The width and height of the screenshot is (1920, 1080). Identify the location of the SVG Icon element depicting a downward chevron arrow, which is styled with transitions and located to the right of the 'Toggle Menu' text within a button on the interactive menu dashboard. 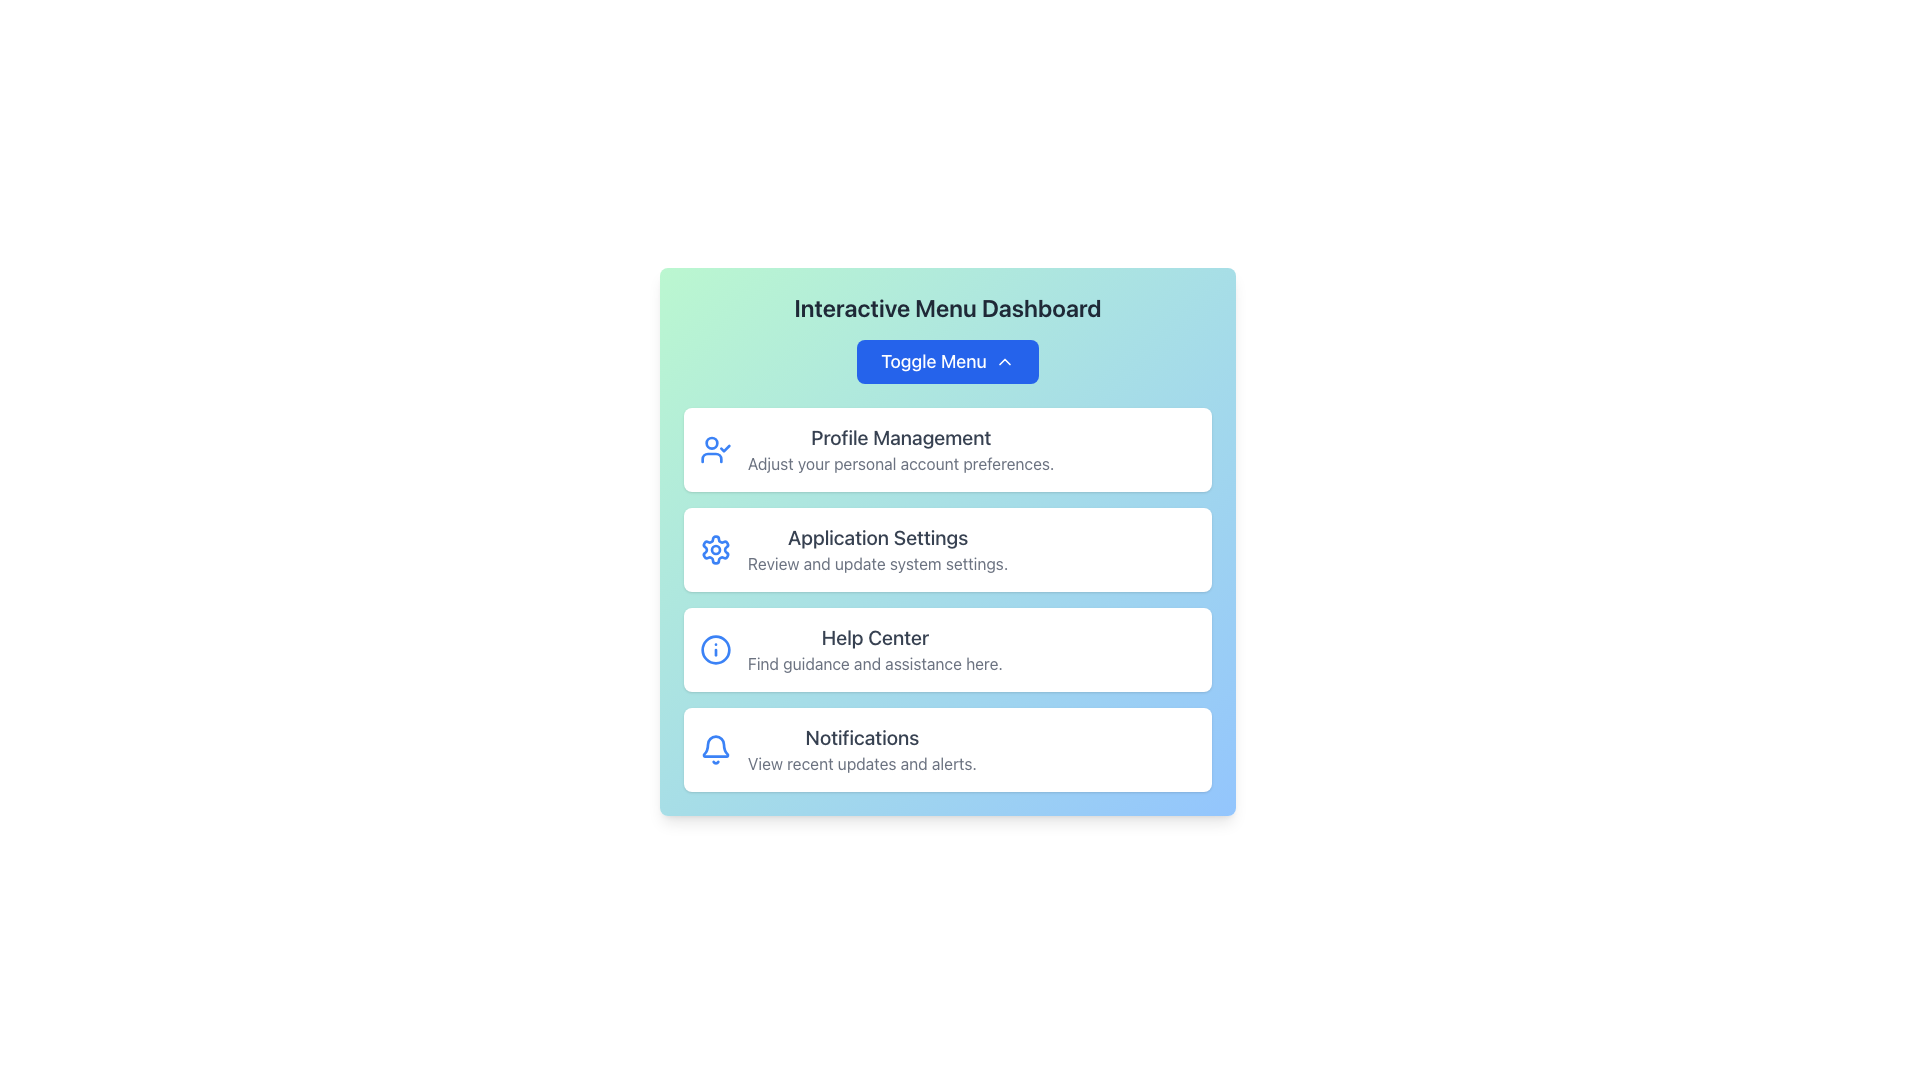
(1004, 362).